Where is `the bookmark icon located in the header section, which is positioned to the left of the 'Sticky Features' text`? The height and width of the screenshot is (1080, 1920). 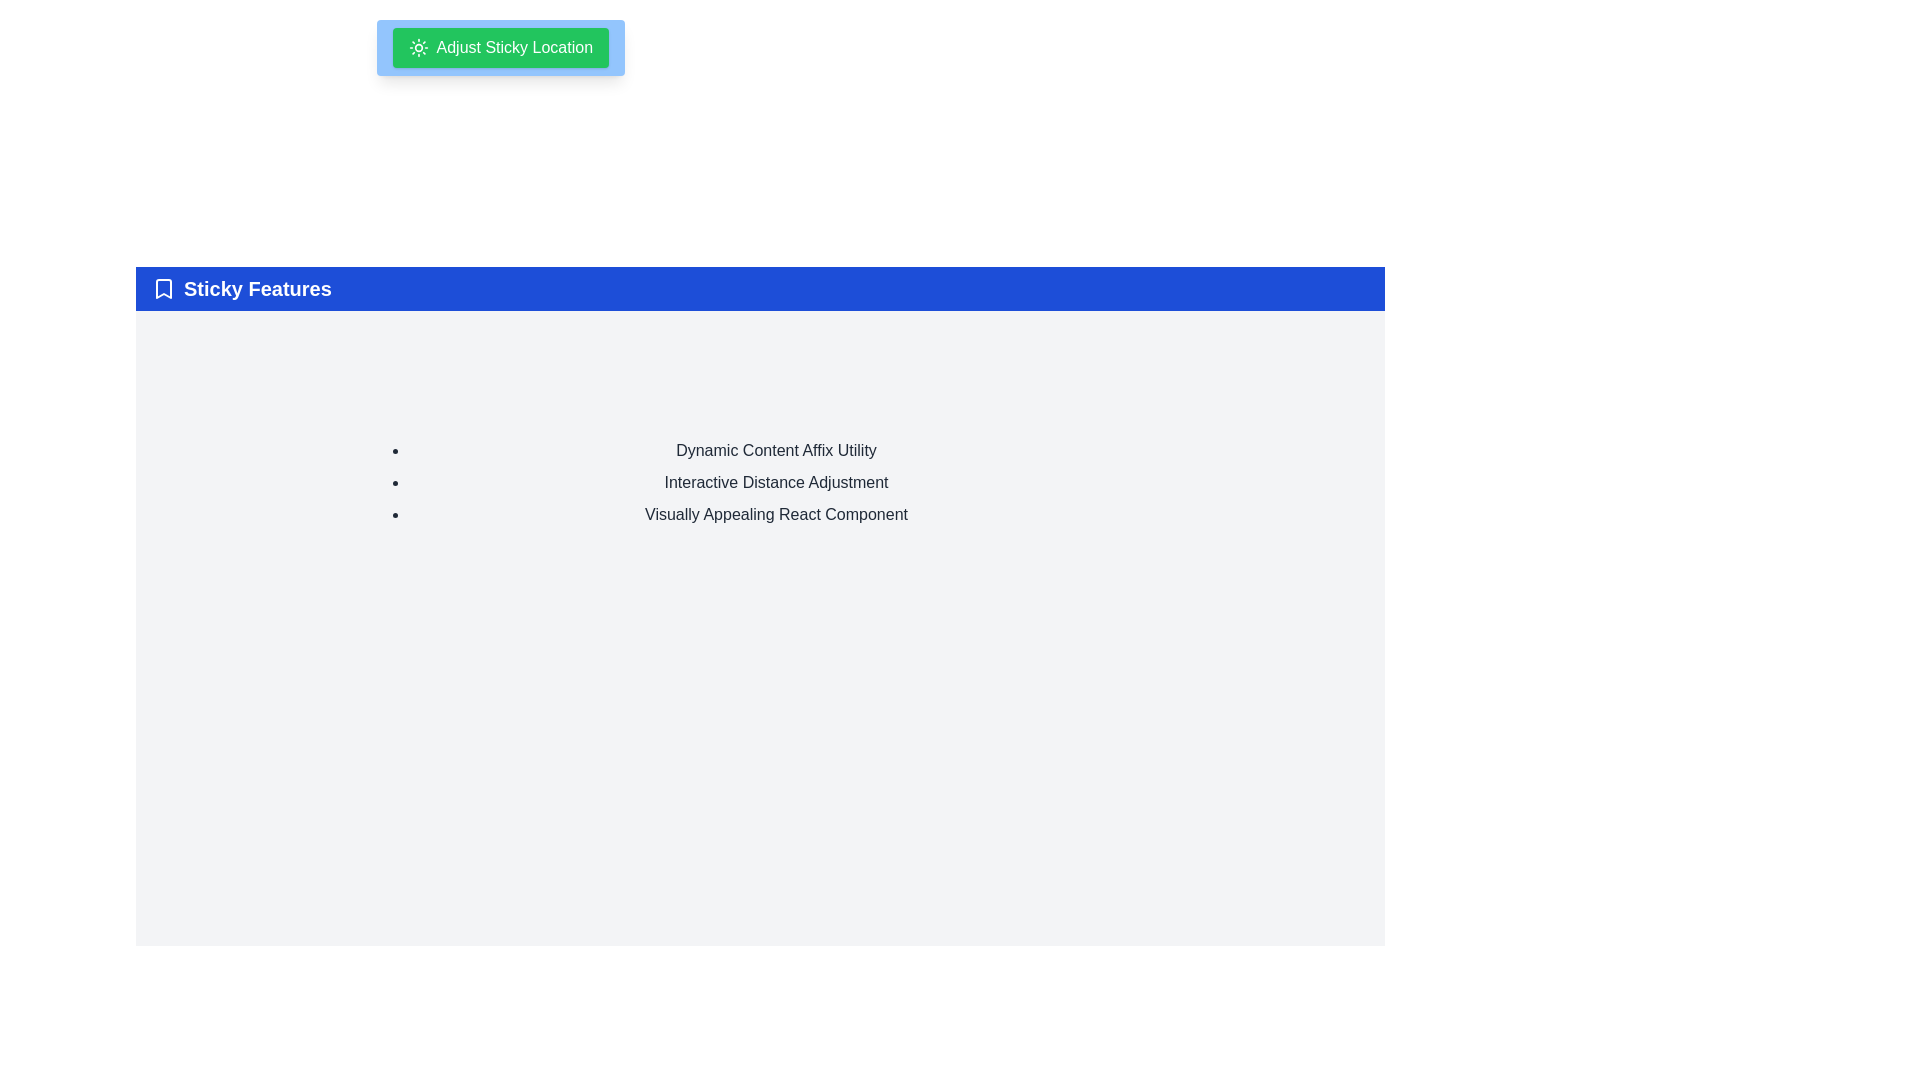 the bookmark icon located in the header section, which is positioned to the left of the 'Sticky Features' text is located at coordinates (163, 289).